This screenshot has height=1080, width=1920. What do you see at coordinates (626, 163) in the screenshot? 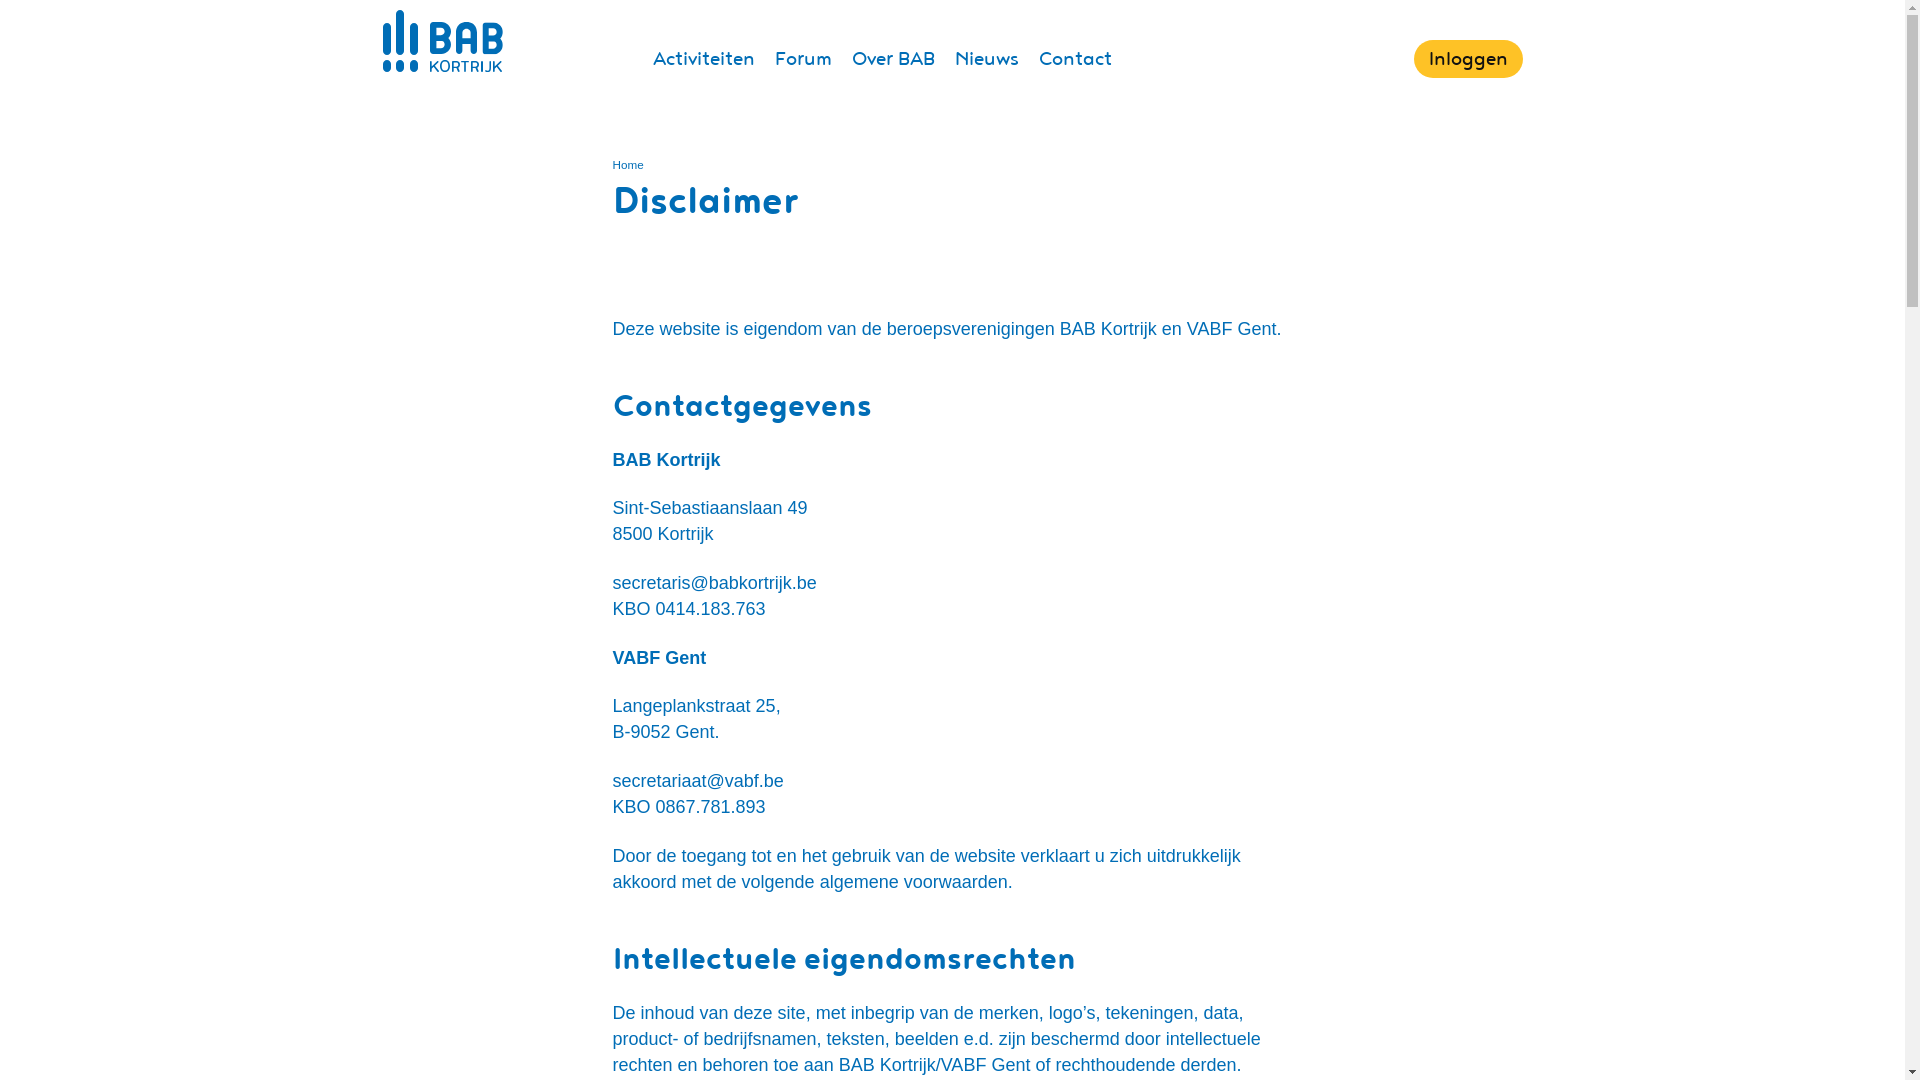
I see `'Home'` at bounding box center [626, 163].